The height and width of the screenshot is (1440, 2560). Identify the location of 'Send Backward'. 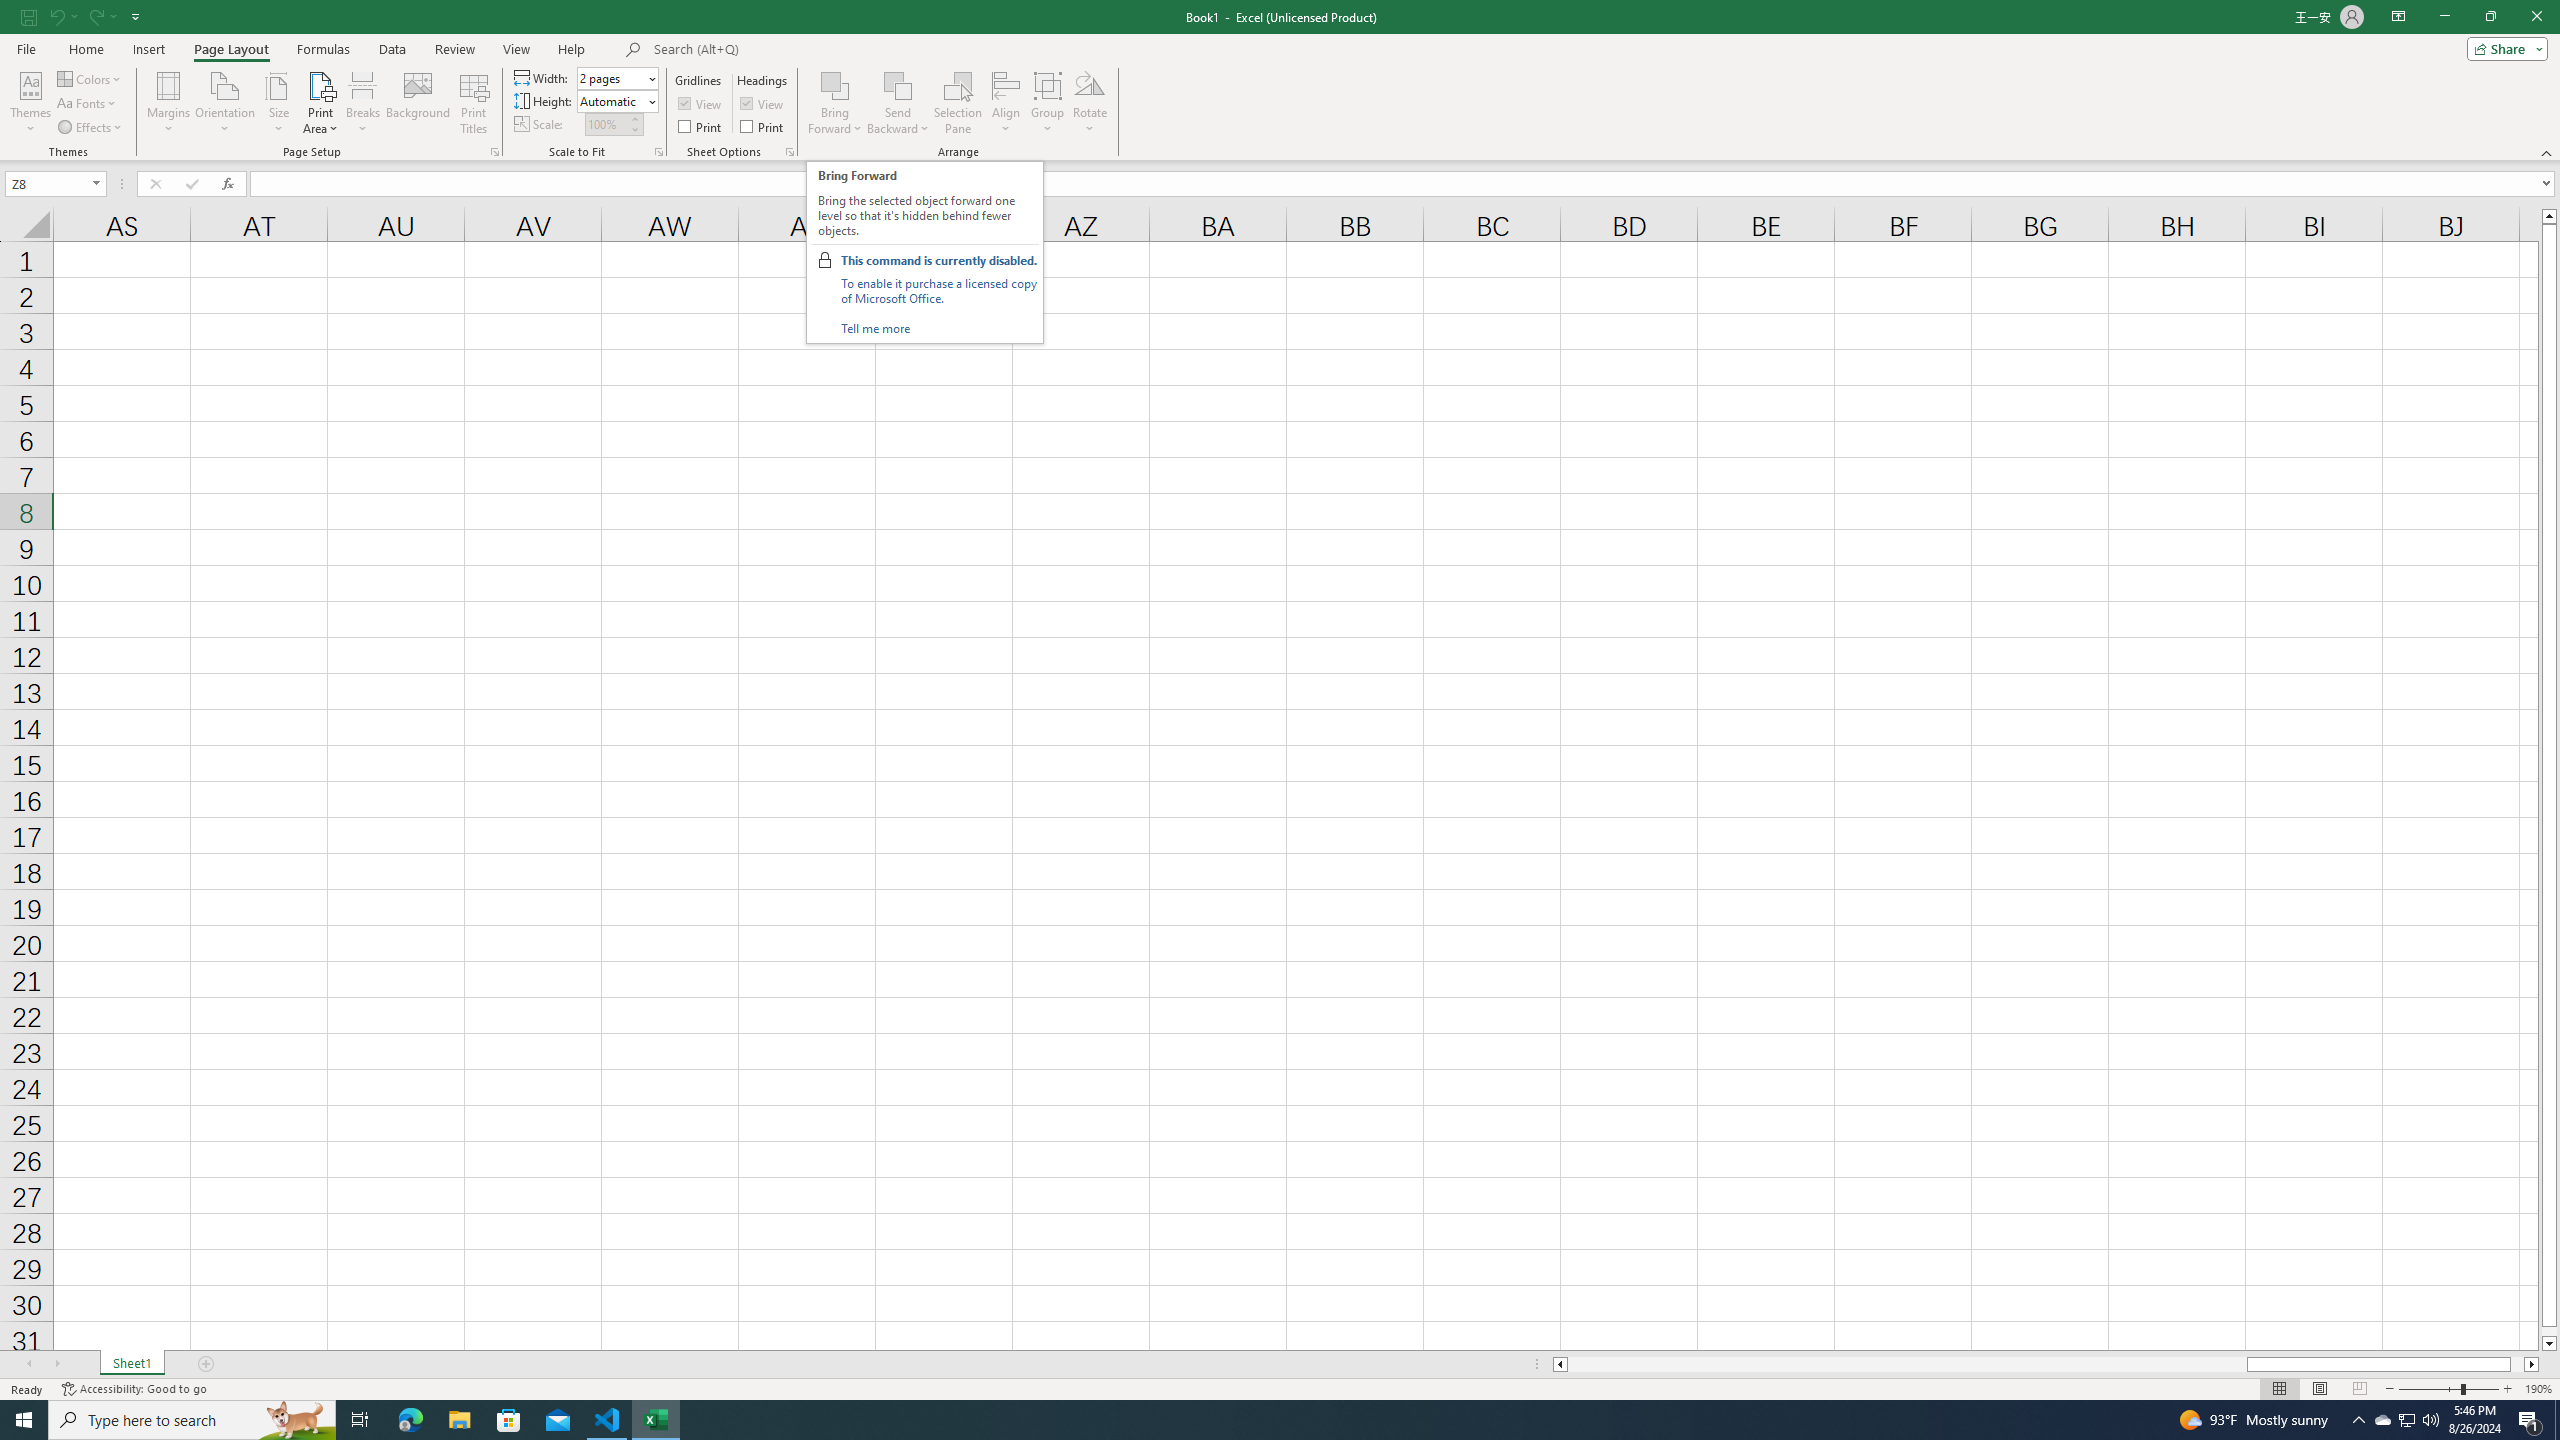
(897, 103).